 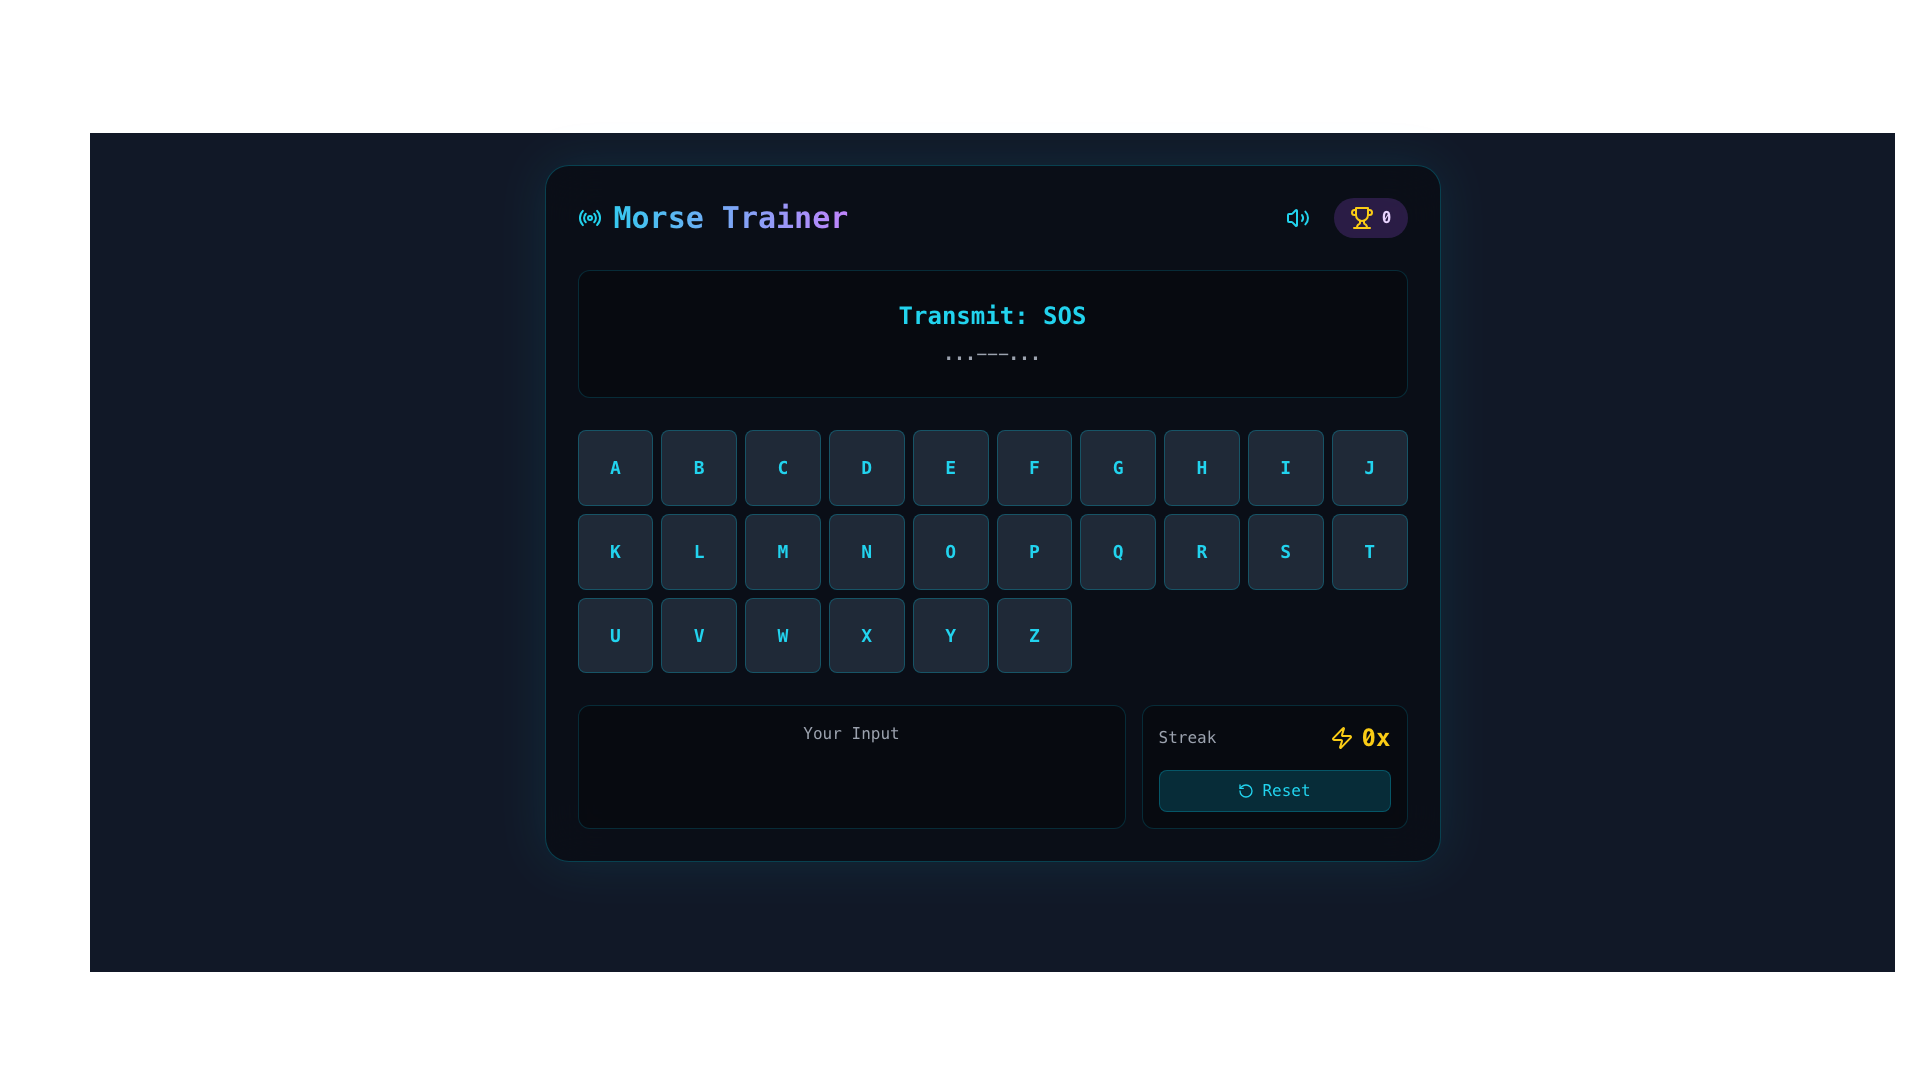 I want to click on the dark rectangular Text display panel featuring the text 'Transmit: SOS' styled in bold cyan font and '...---...' in lighter gray font, located centrally below the header 'Morse Trainer', so click(x=992, y=333).